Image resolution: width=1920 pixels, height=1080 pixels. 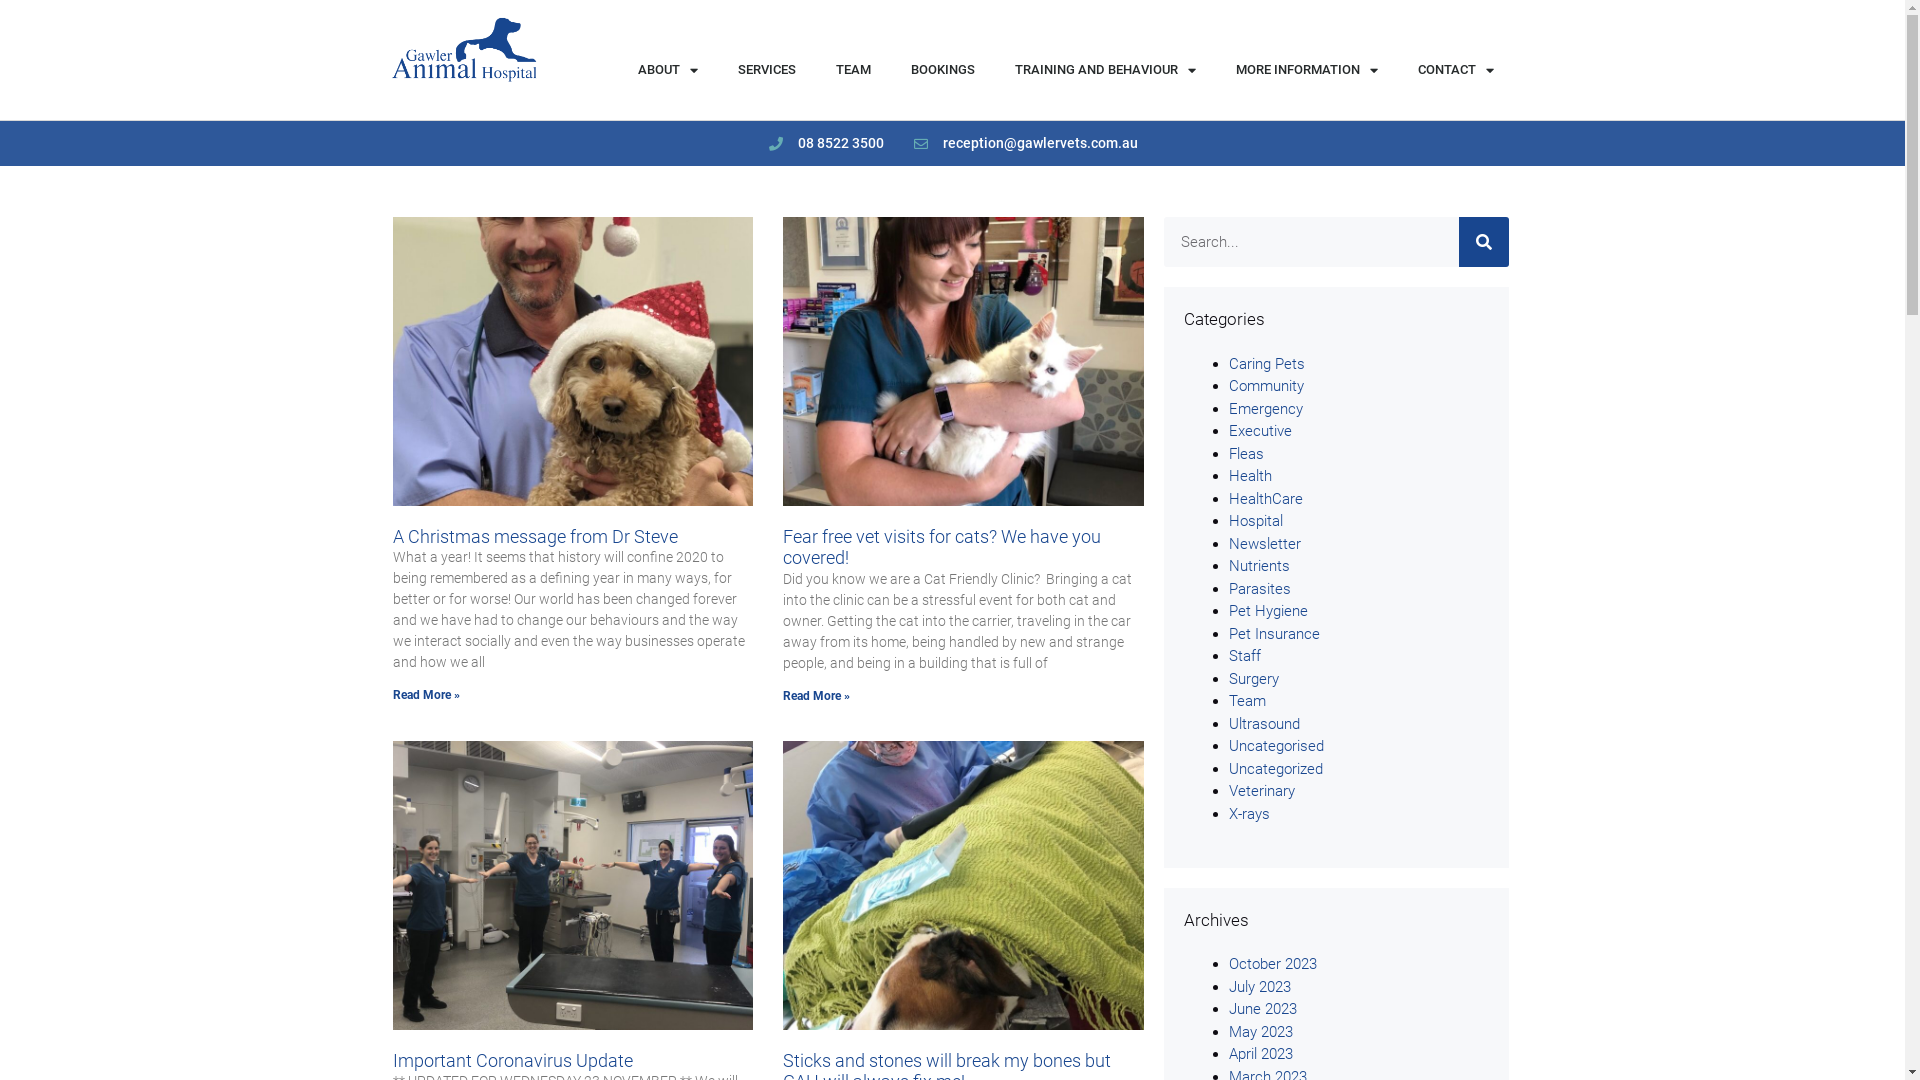 I want to click on 'Emergency', so click(x=1265, y=407).